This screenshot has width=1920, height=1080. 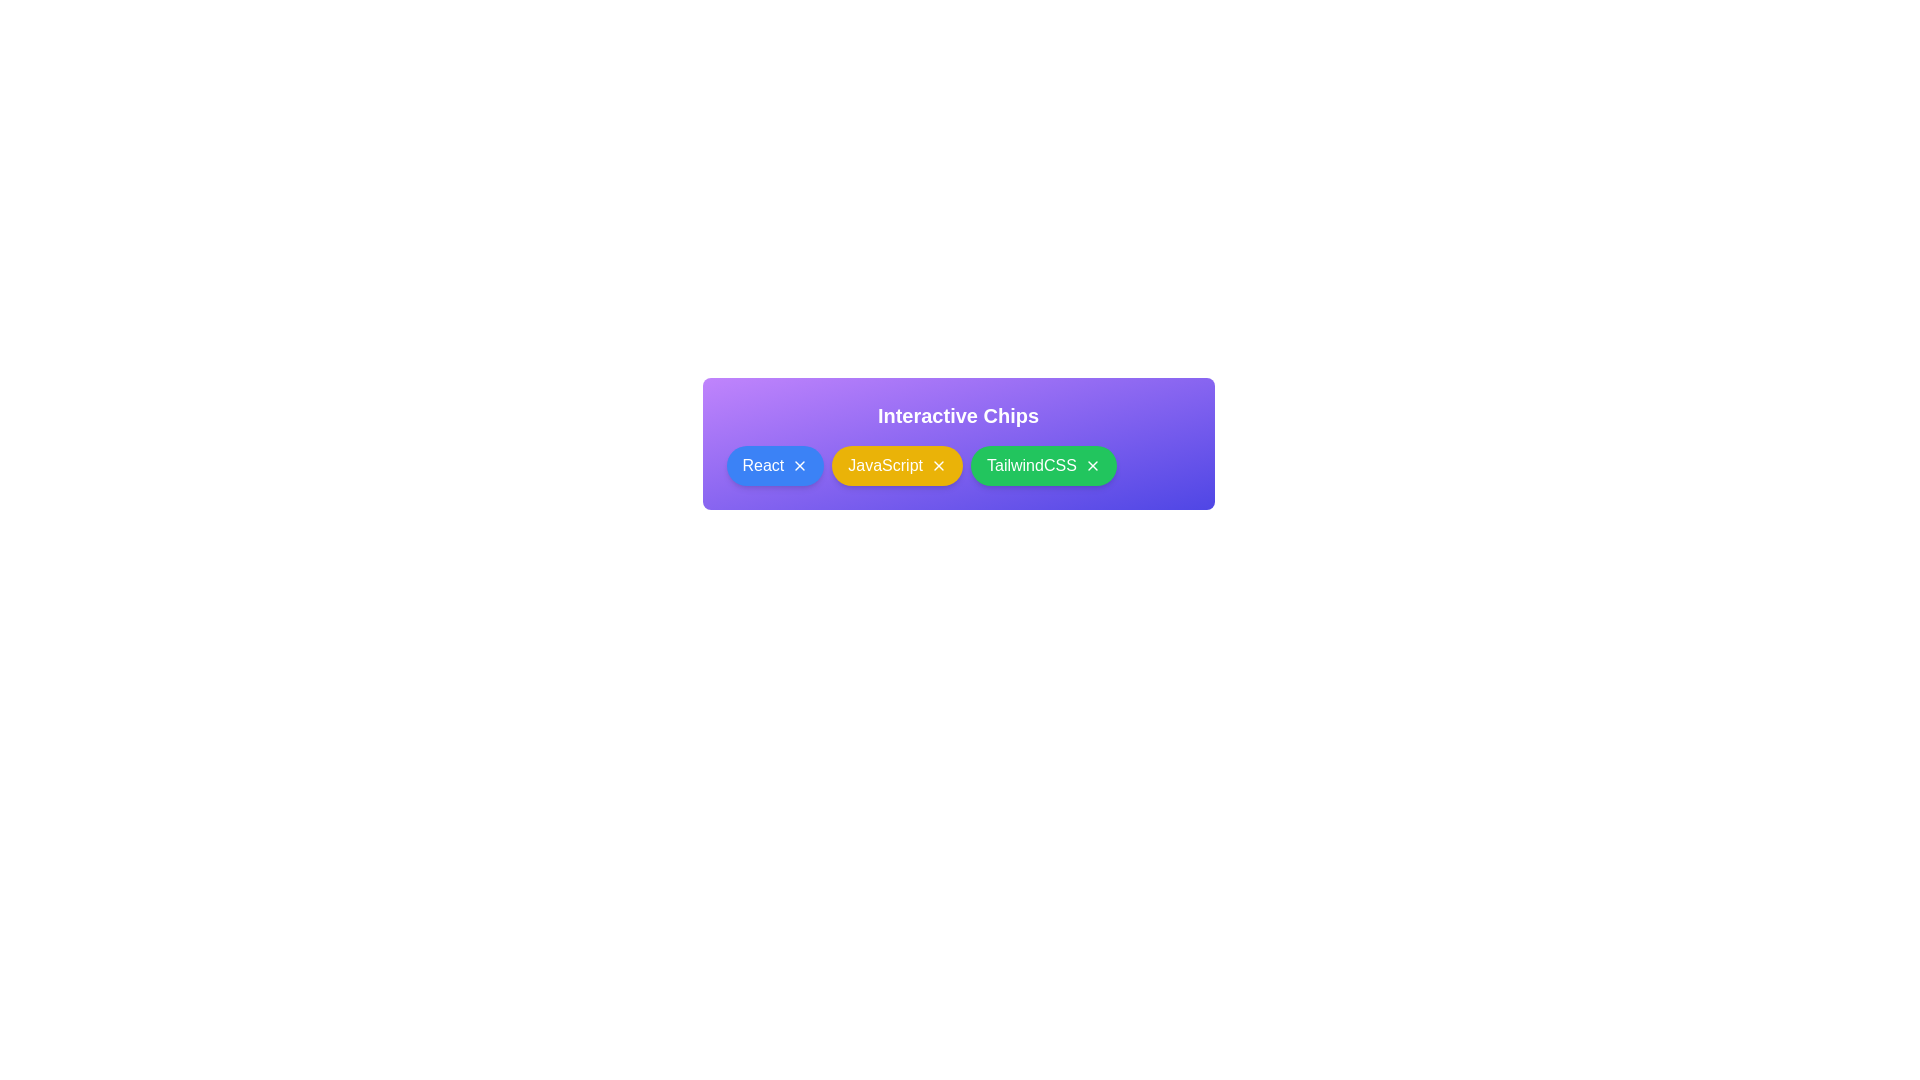 What do you see at coordinates (1091, 466) in the screenshot?
I see `close button on the chip labeled TailwindCSS` at bounding box center [1091, 466].